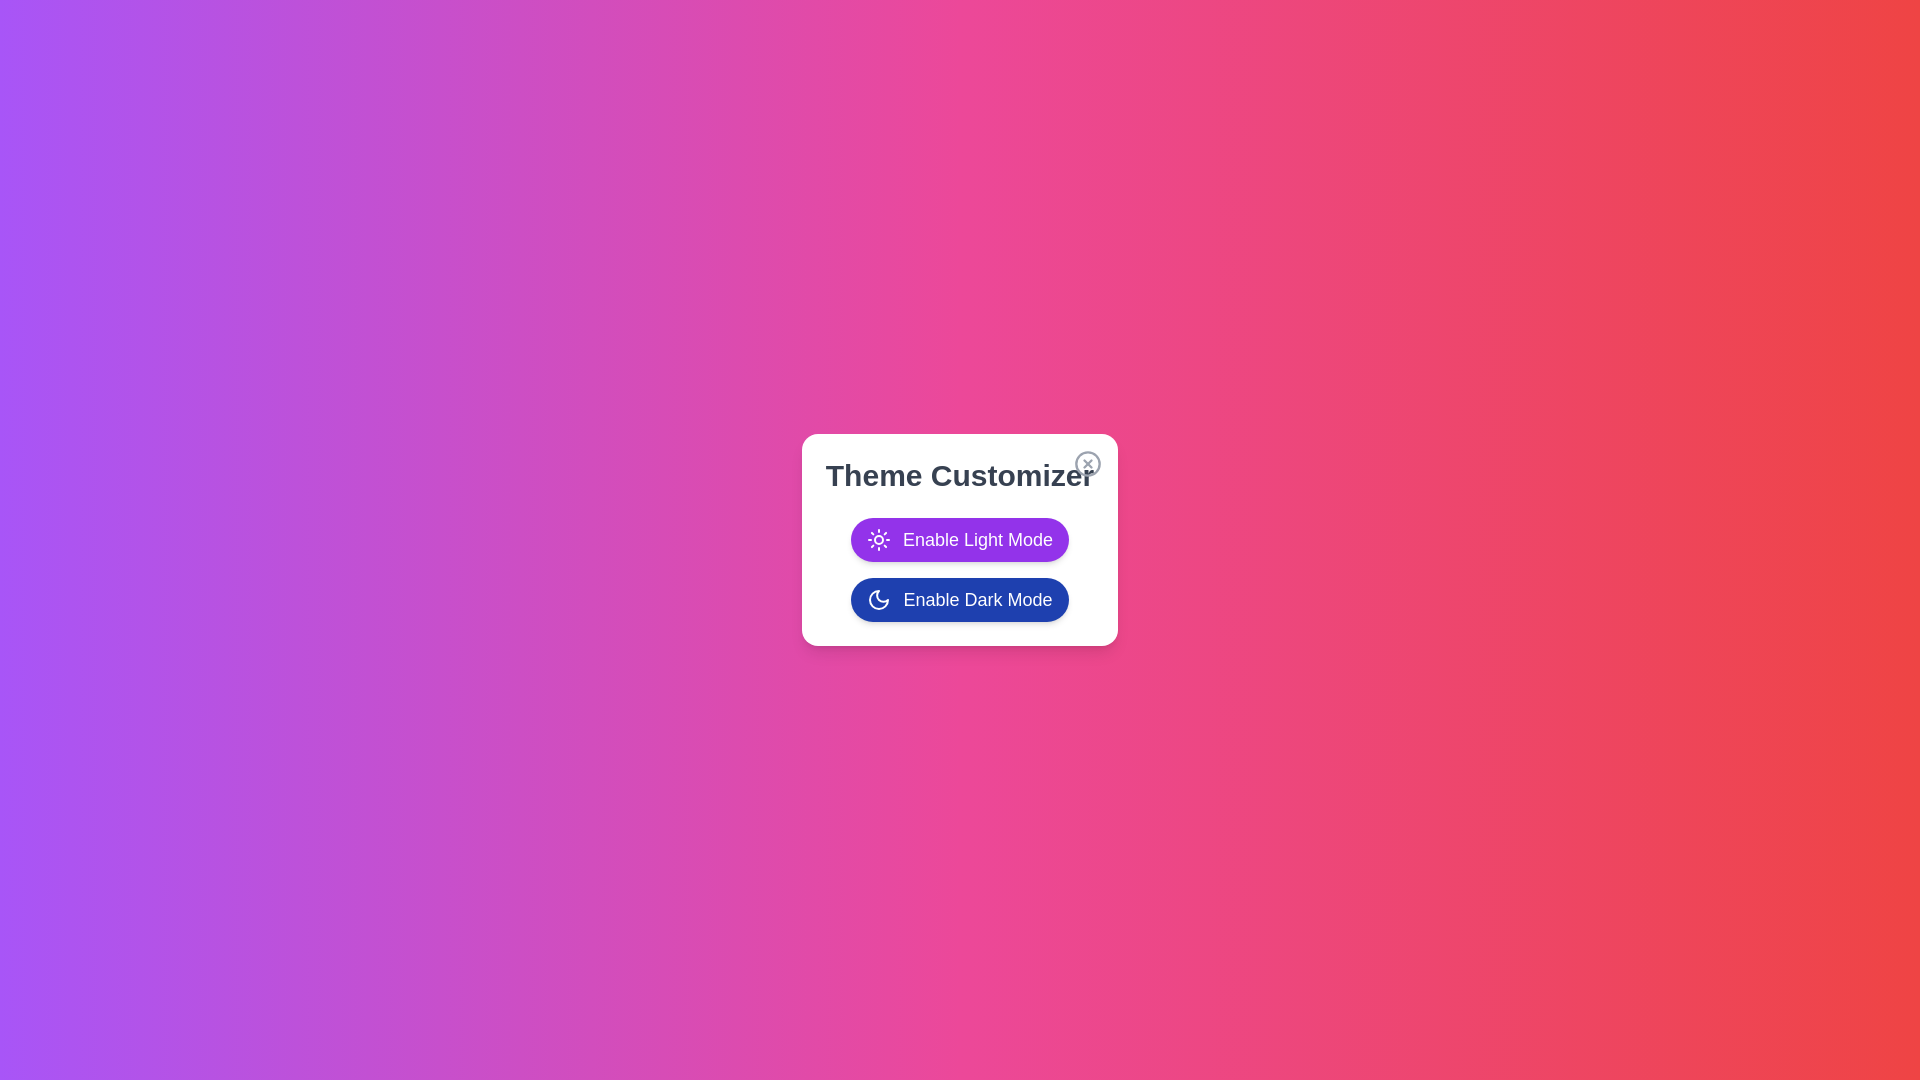 The image size is (1920, 1080). I want to click on the close button to close the dialog, so click(1087, 463).